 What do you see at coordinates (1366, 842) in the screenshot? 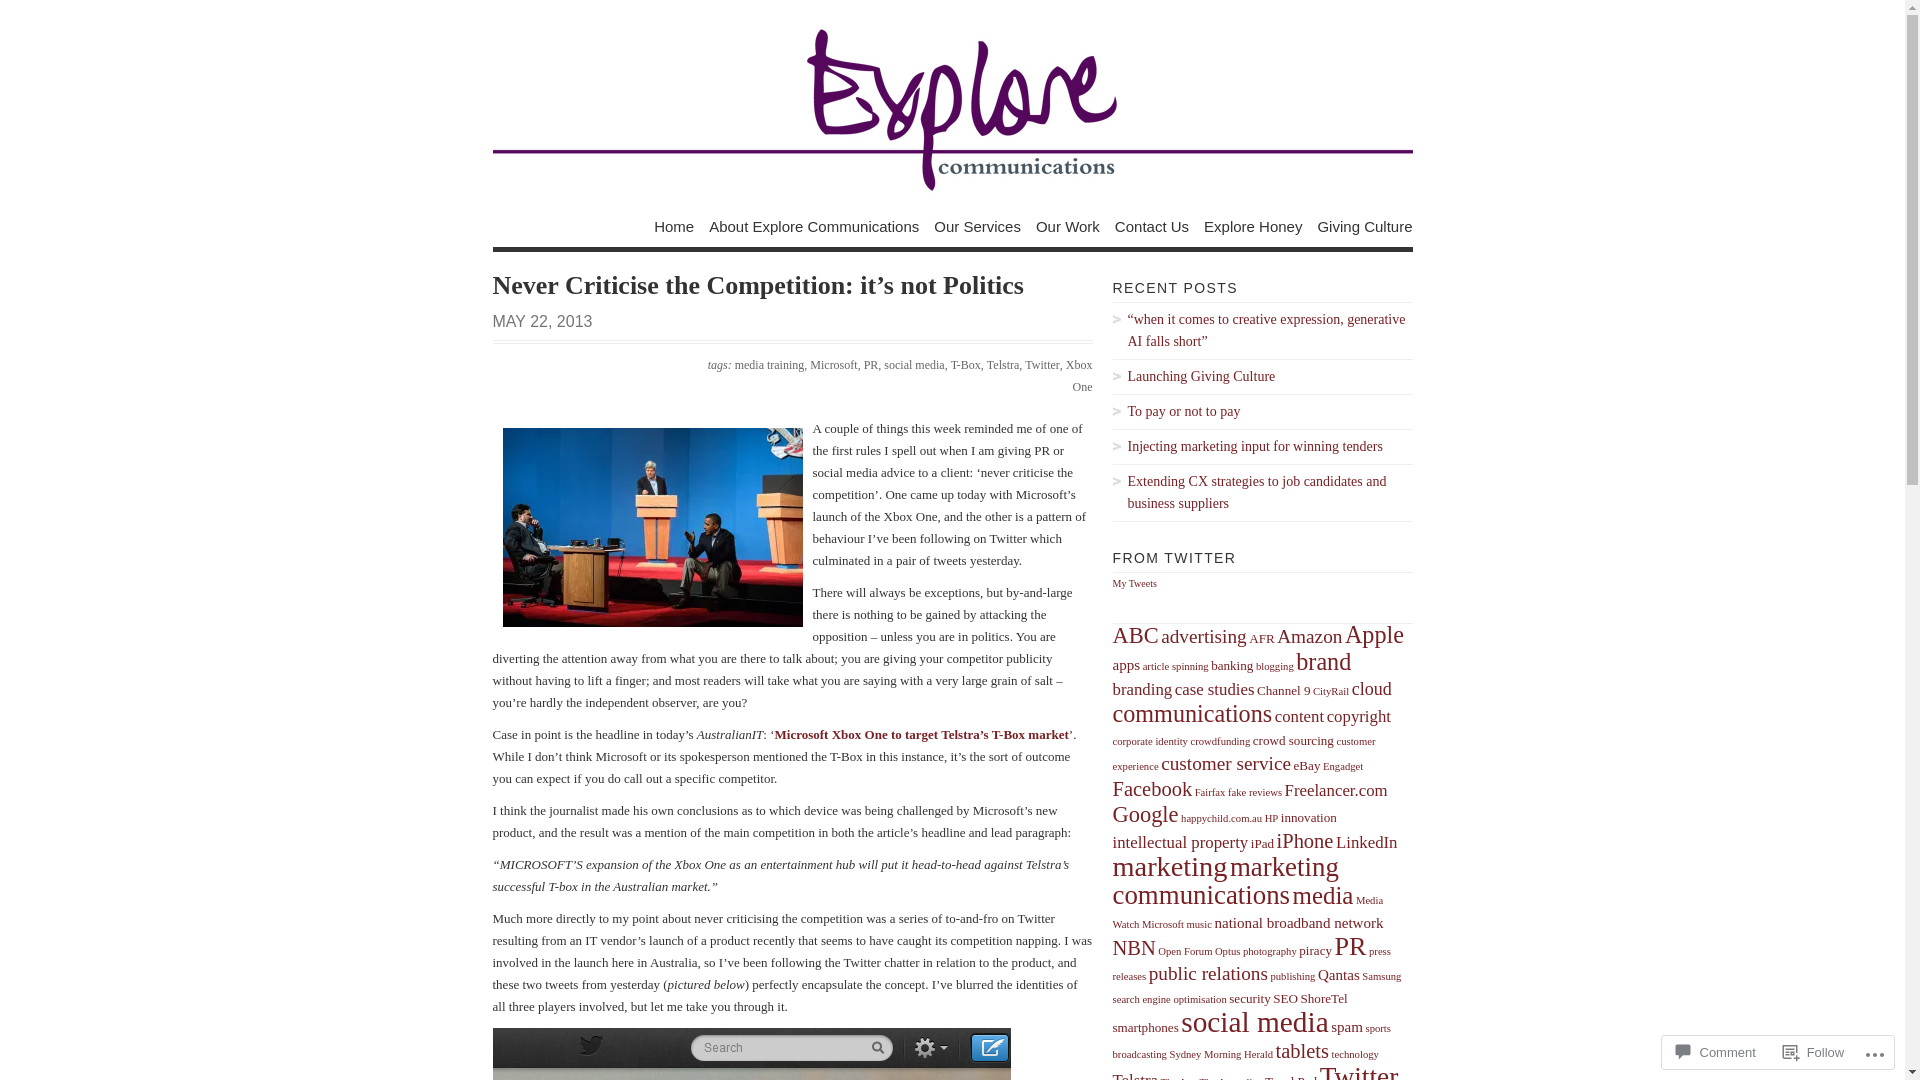
I see `'LinkedIn'` at bounding box center [1366, 842].